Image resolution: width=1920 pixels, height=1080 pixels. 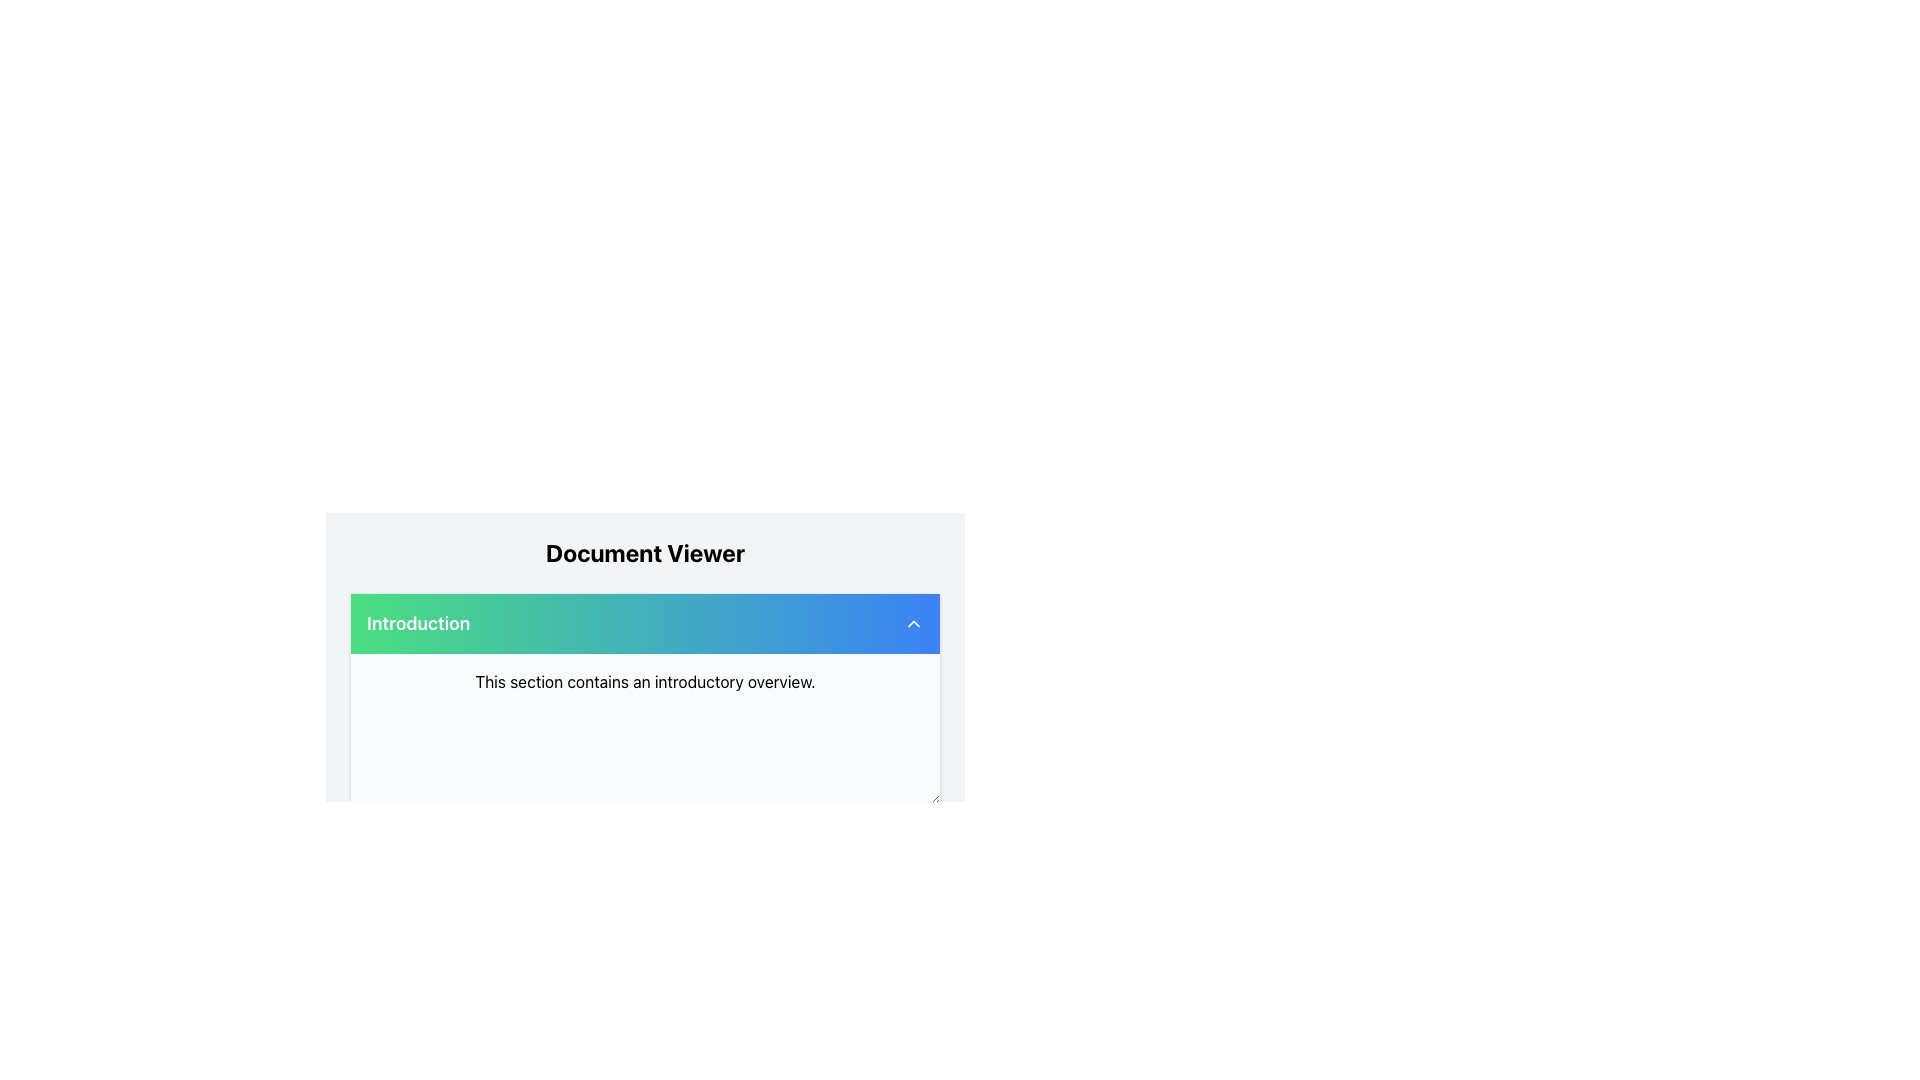 I want to click on static text label stating 'This section contains an introductory overview.' which is displayed beneath the 'Introduction' header, so click(x=645, y=681).